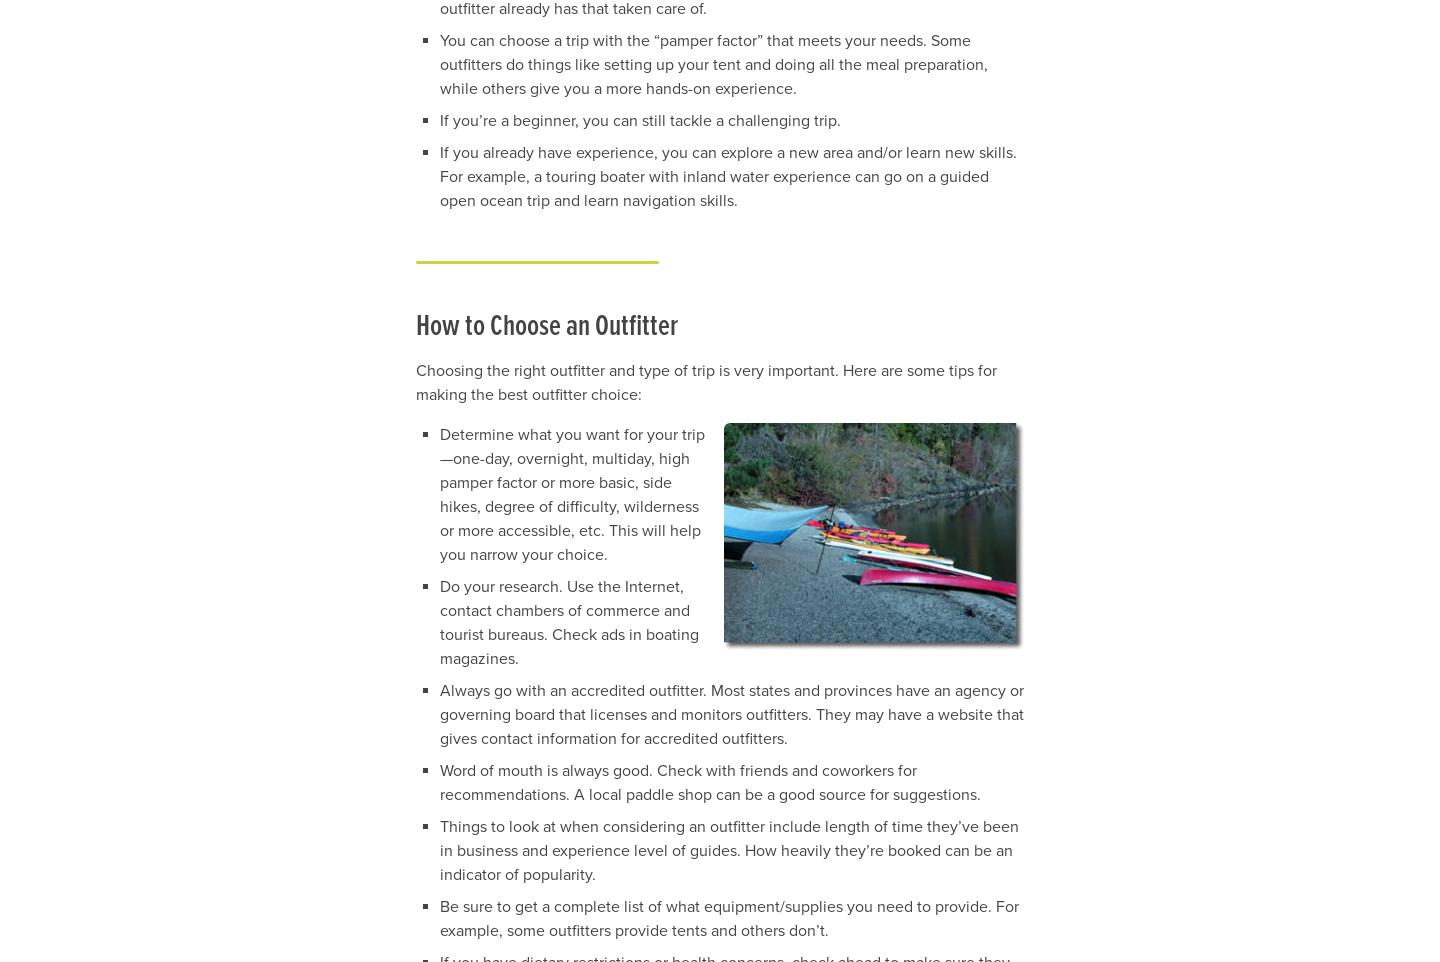  Describe the element at coordinates (572, 492) in the screenshot. I see `'Determine what you want for your trip—one-day, overnight, multiday, high pamper factor or more basic, side hikes, degree of difficulty, wilderness or more accessible, etc. This will help you narrow your choice.'` at that location.